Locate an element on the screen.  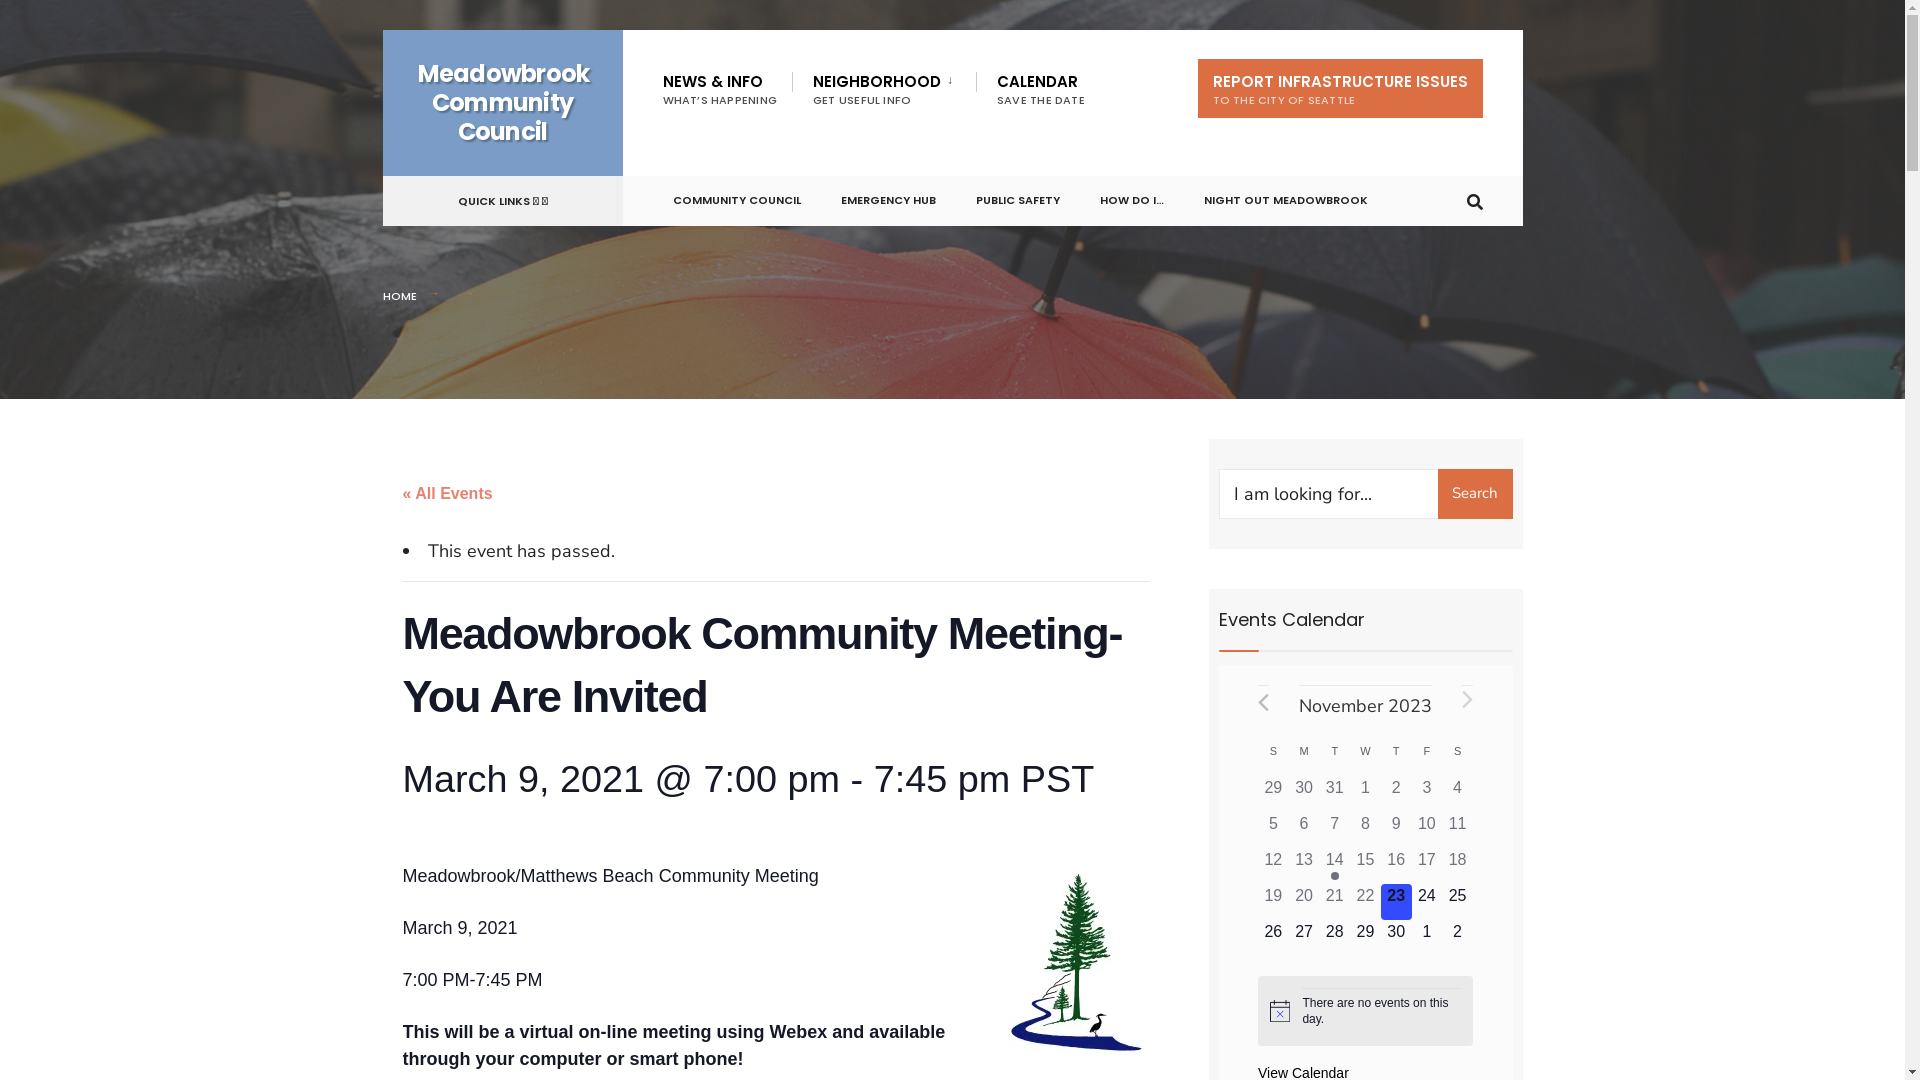
'0 events, is located at coordinates (1380, 865).